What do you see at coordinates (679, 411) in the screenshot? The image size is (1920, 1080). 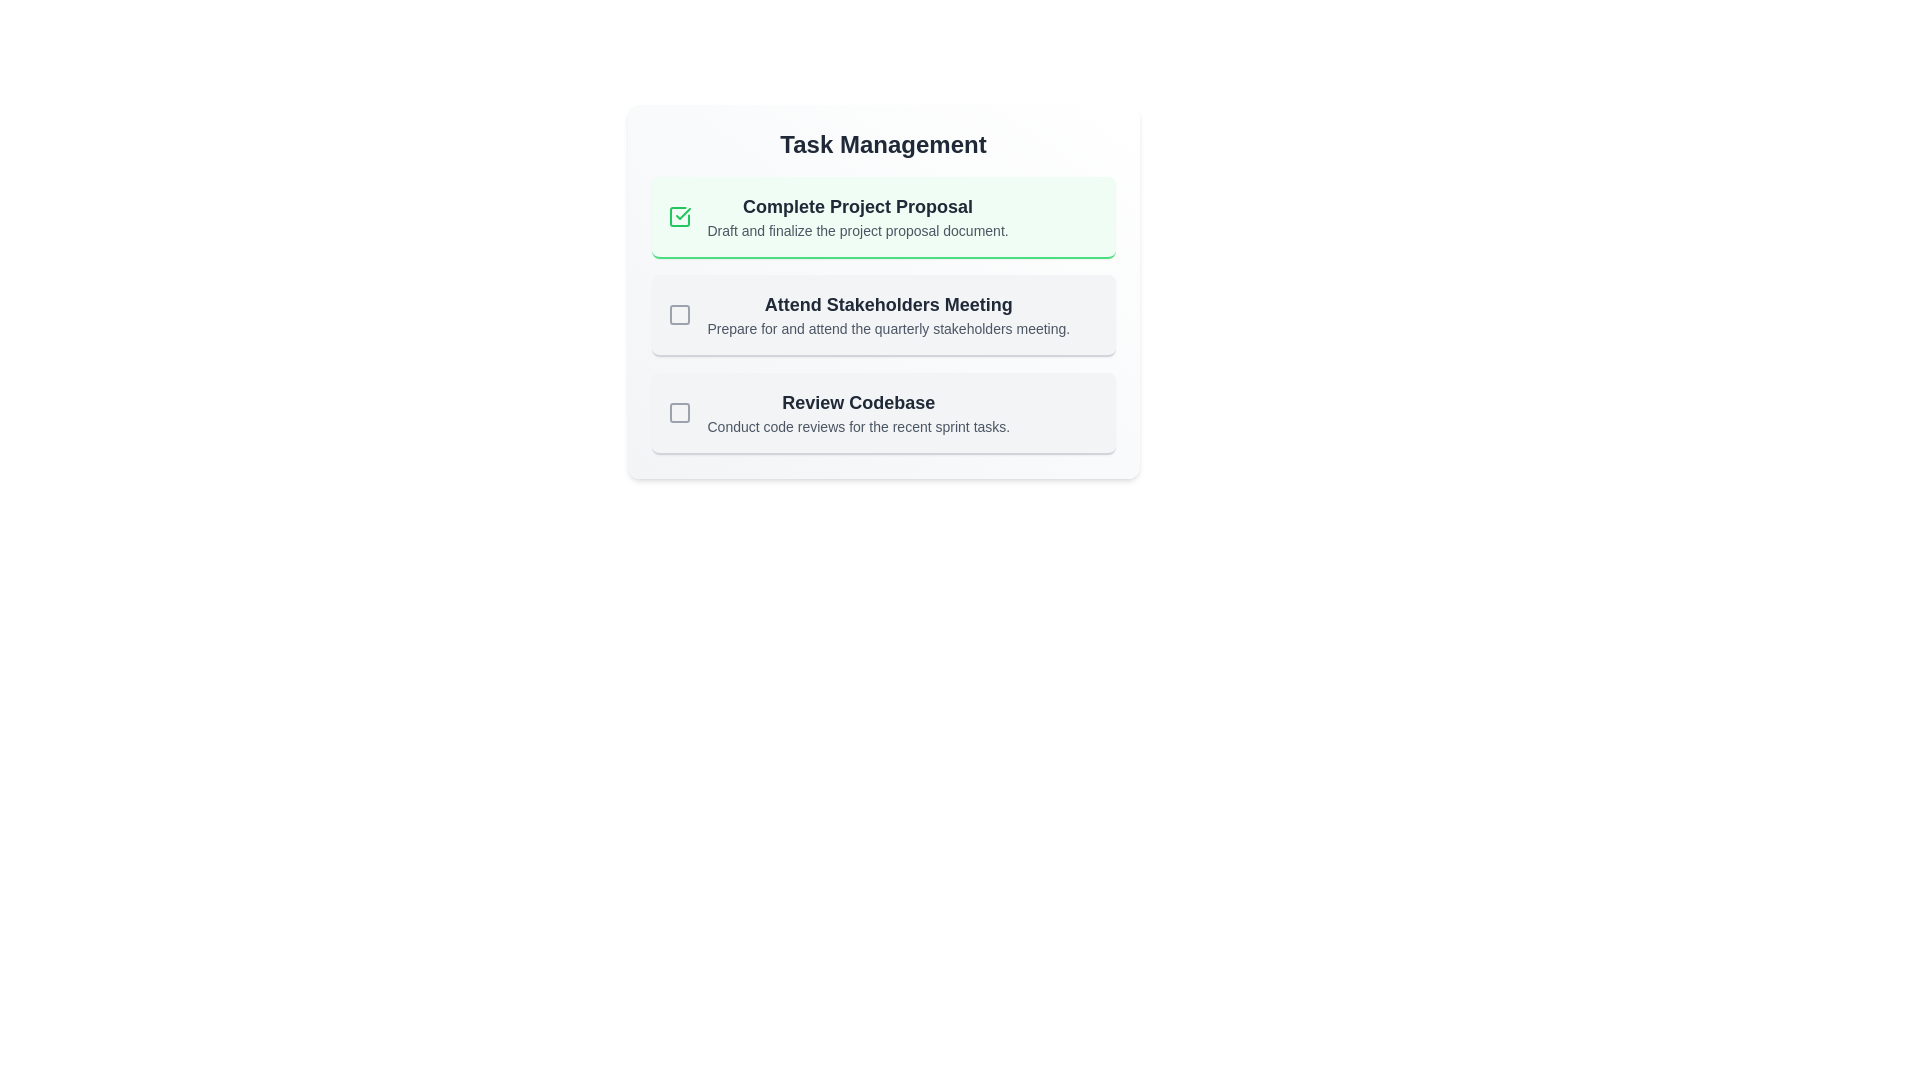 I see `the graphical decoration within the checkbox of the third task item titled 'Review Codebase'` at bounding box center [679, 411].